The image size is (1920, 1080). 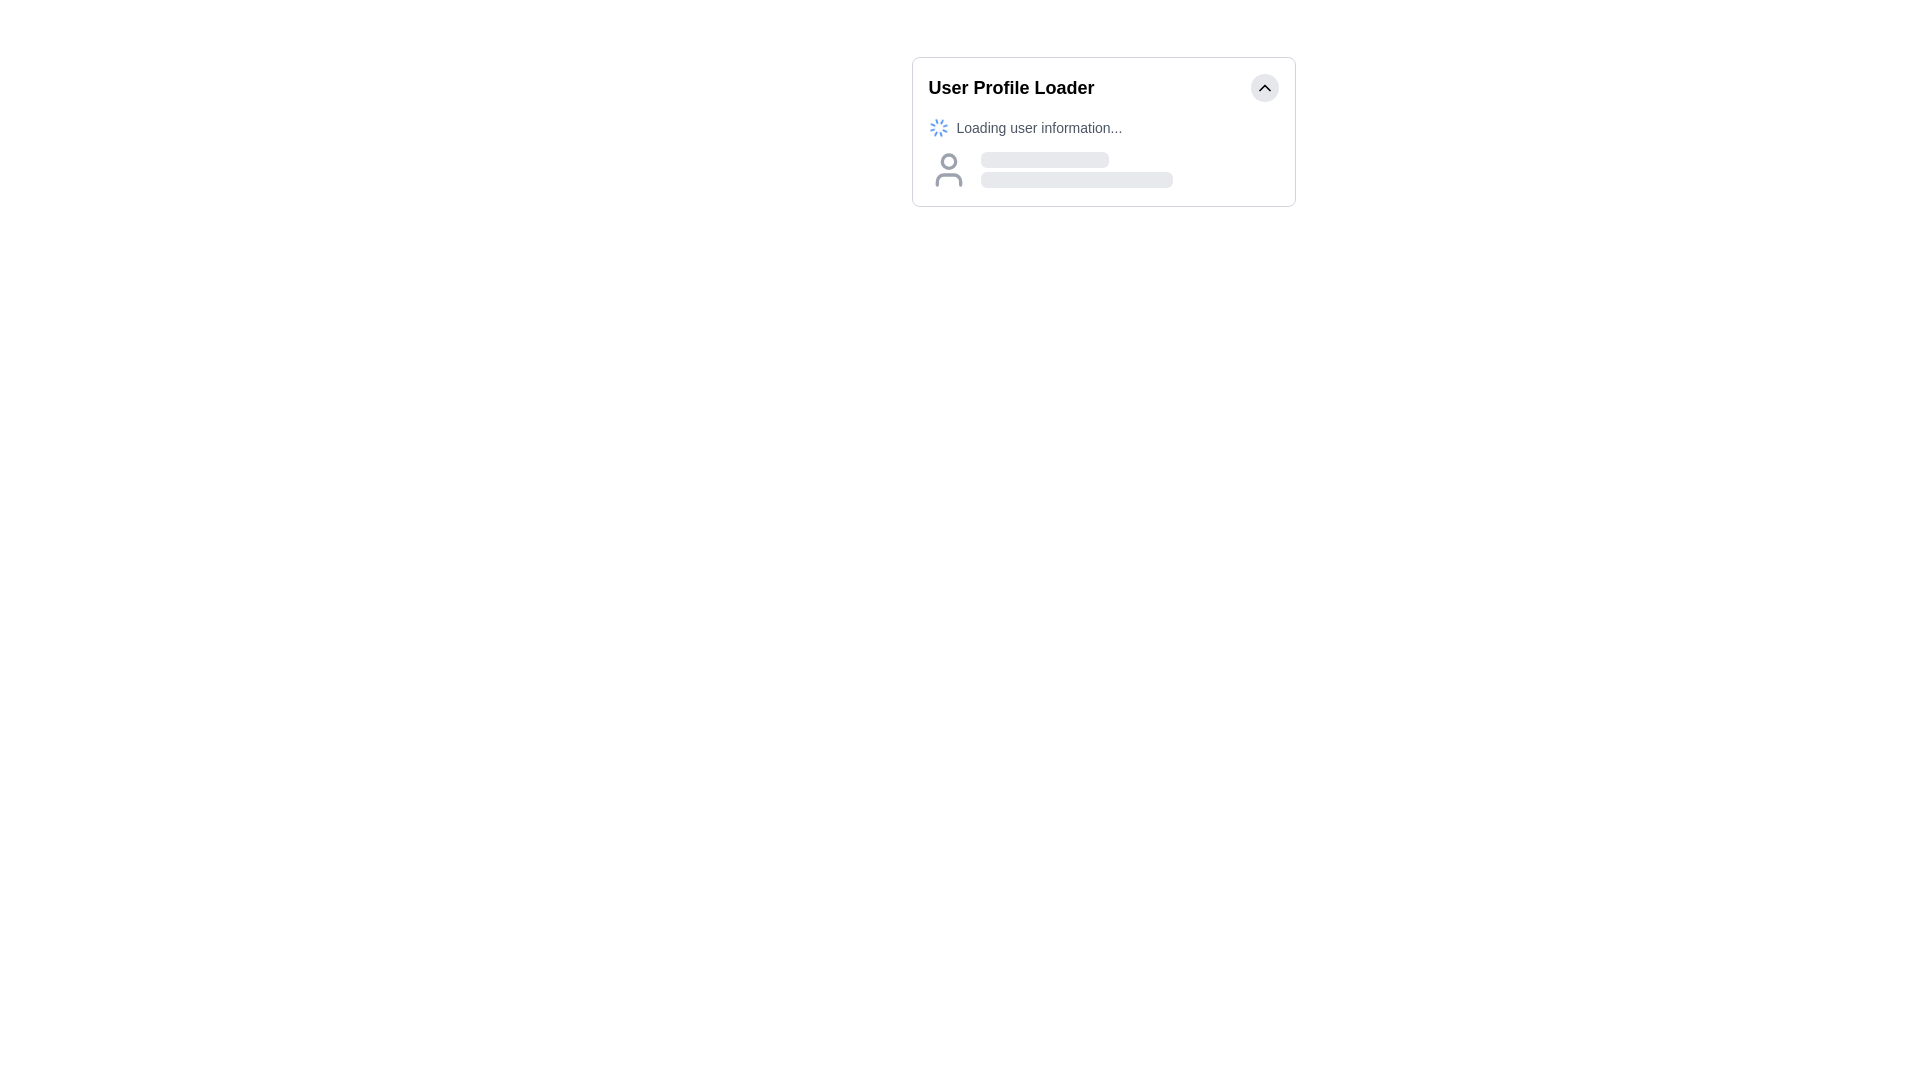 What do you see at coordinates (1102, 153) in the screenshot?
I see `the Loading Indicator positioned below the 'User Profile Loader' header, which indicates the progress of loading or fetching user information` at bounding box center [1102, 153].